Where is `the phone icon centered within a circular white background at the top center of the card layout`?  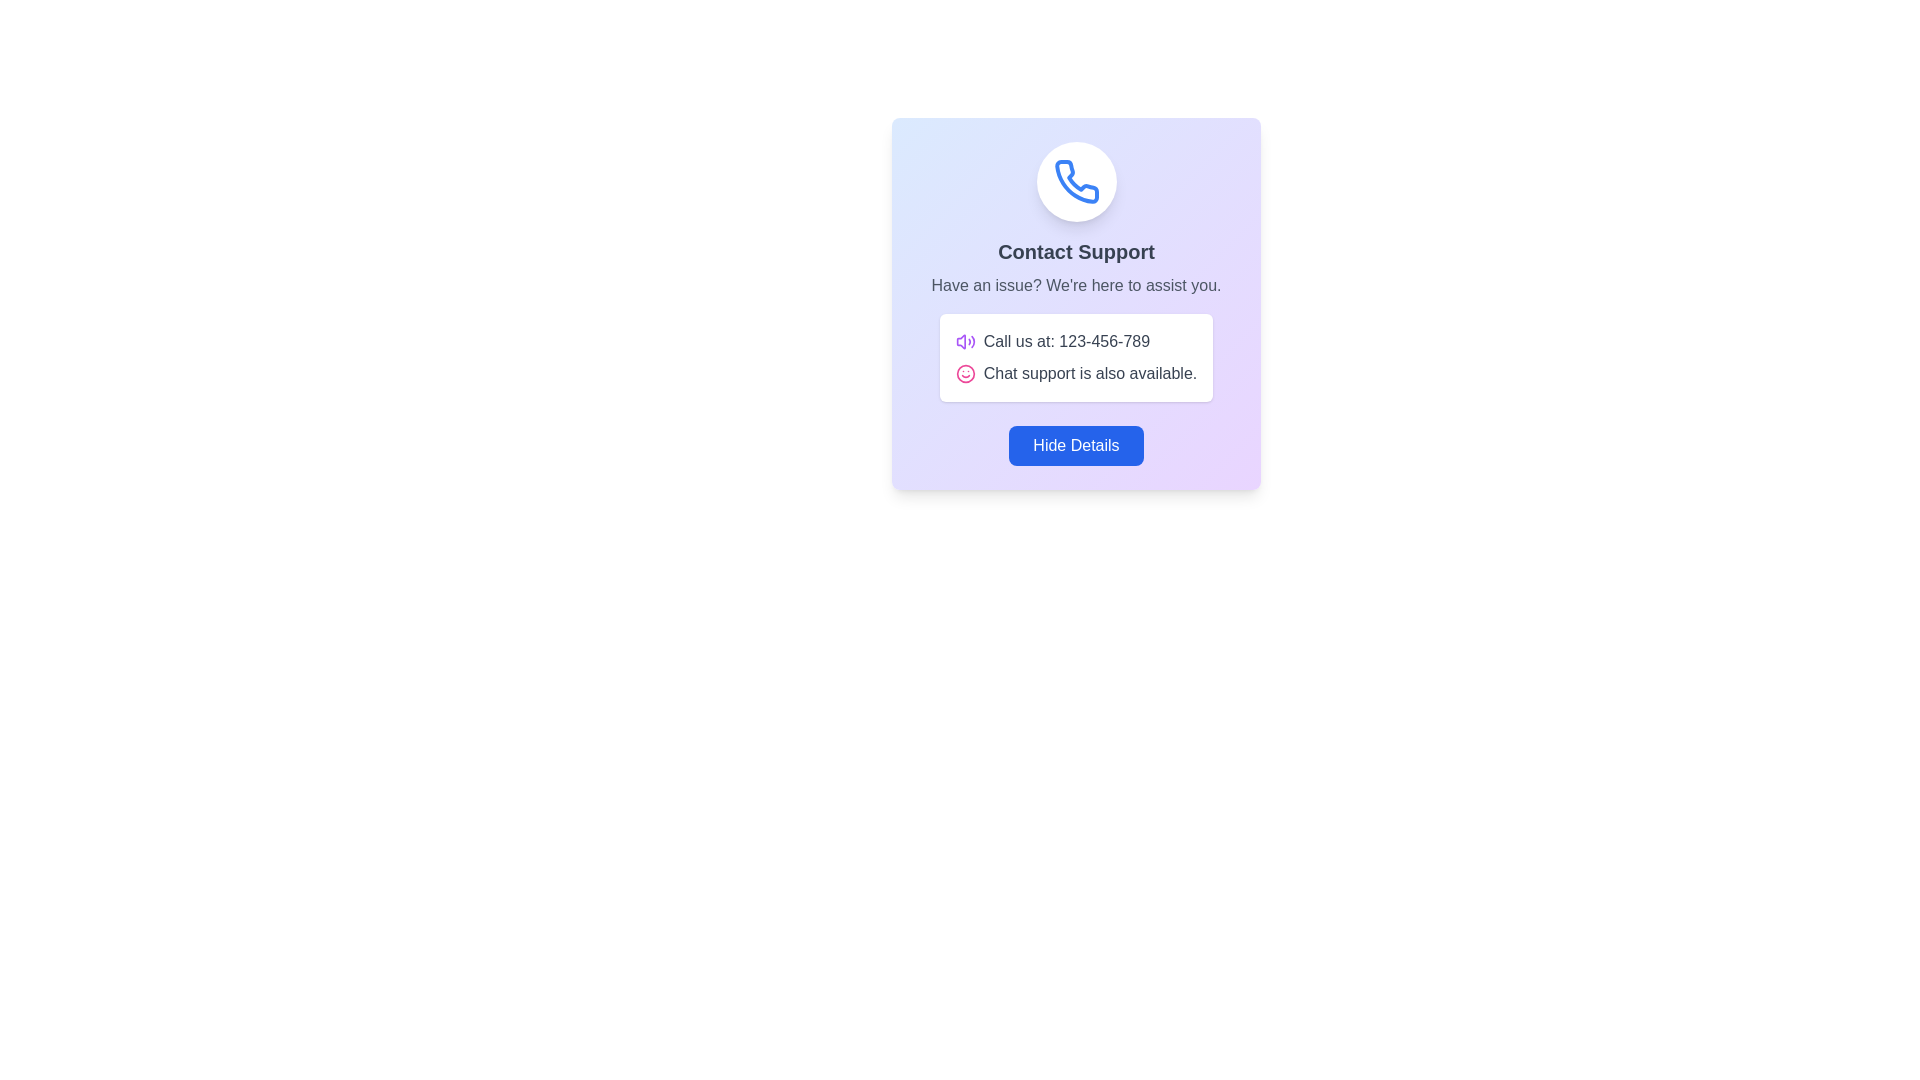 the phone icon centered within a circular white background at the top center of the card layout is located at coordinates (1075, 181).